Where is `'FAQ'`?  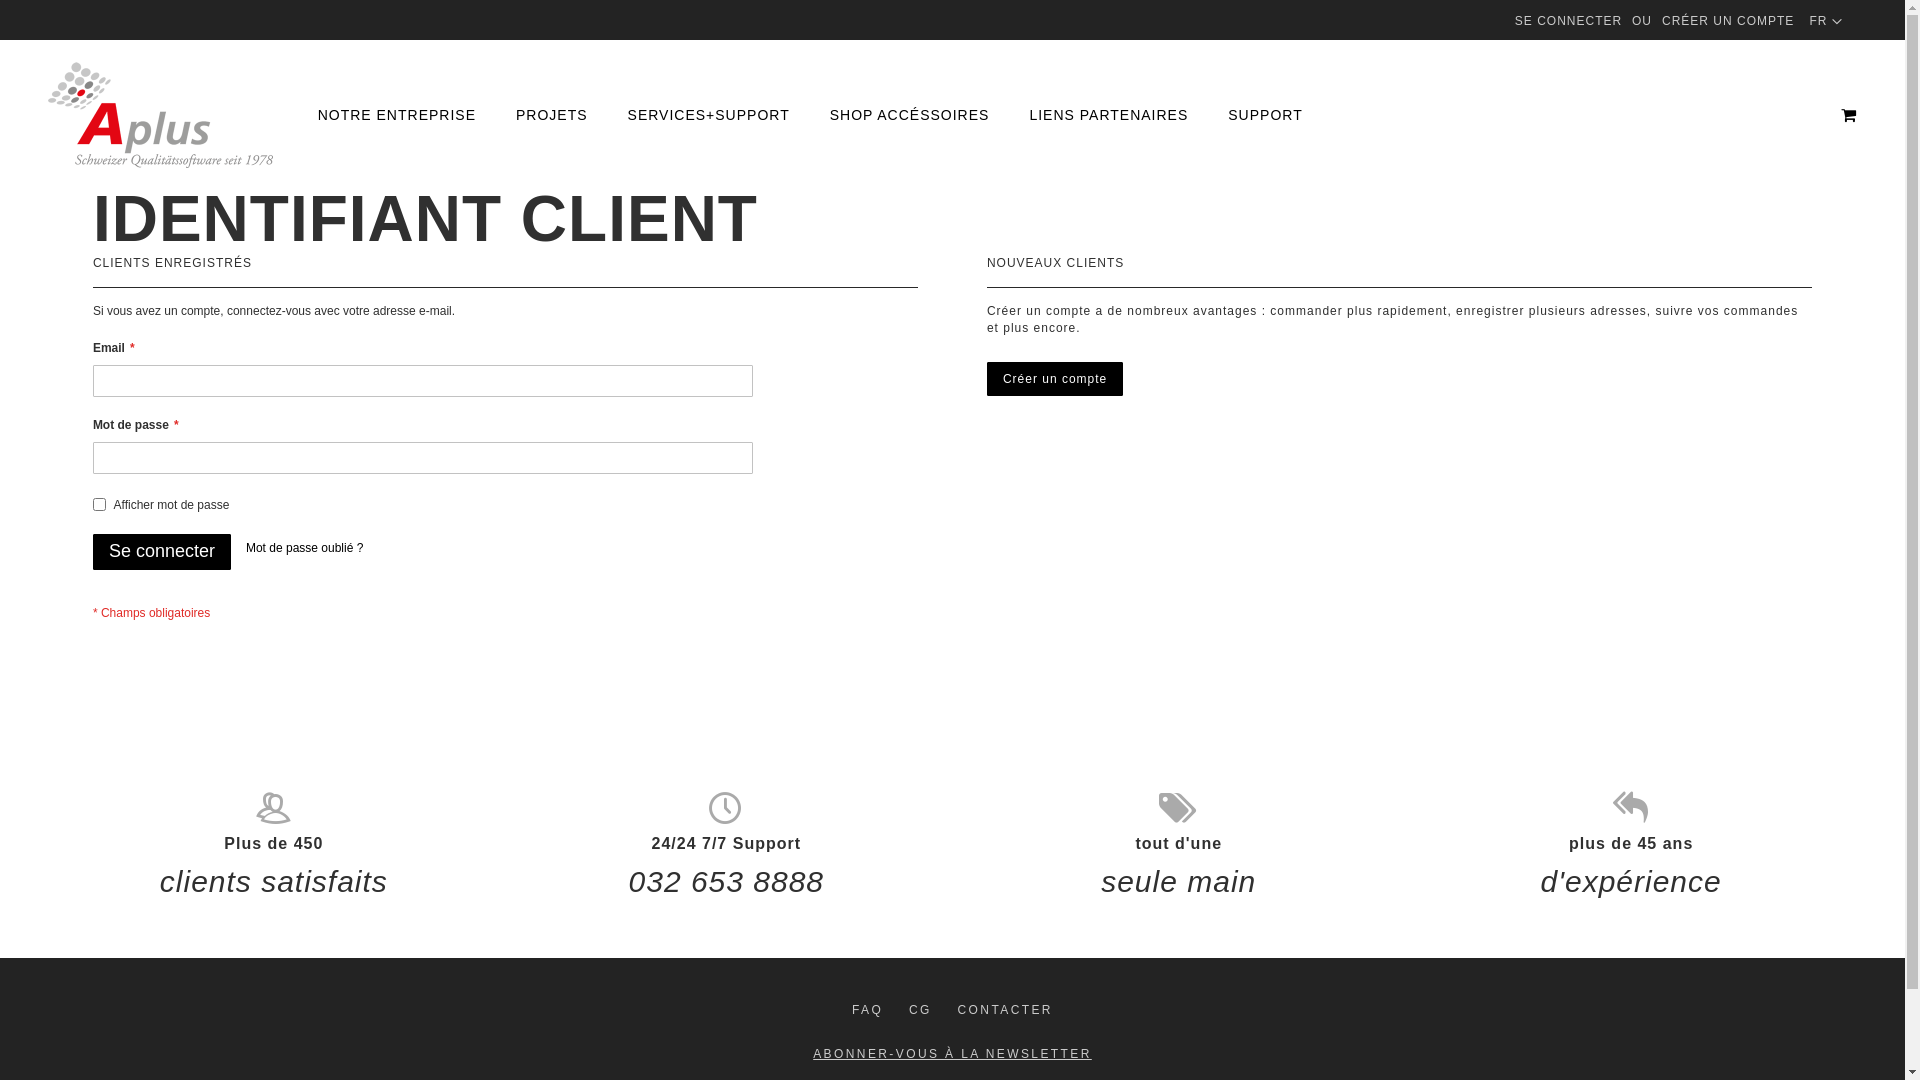 'FAQ' is located at coordinates (867, 1010).